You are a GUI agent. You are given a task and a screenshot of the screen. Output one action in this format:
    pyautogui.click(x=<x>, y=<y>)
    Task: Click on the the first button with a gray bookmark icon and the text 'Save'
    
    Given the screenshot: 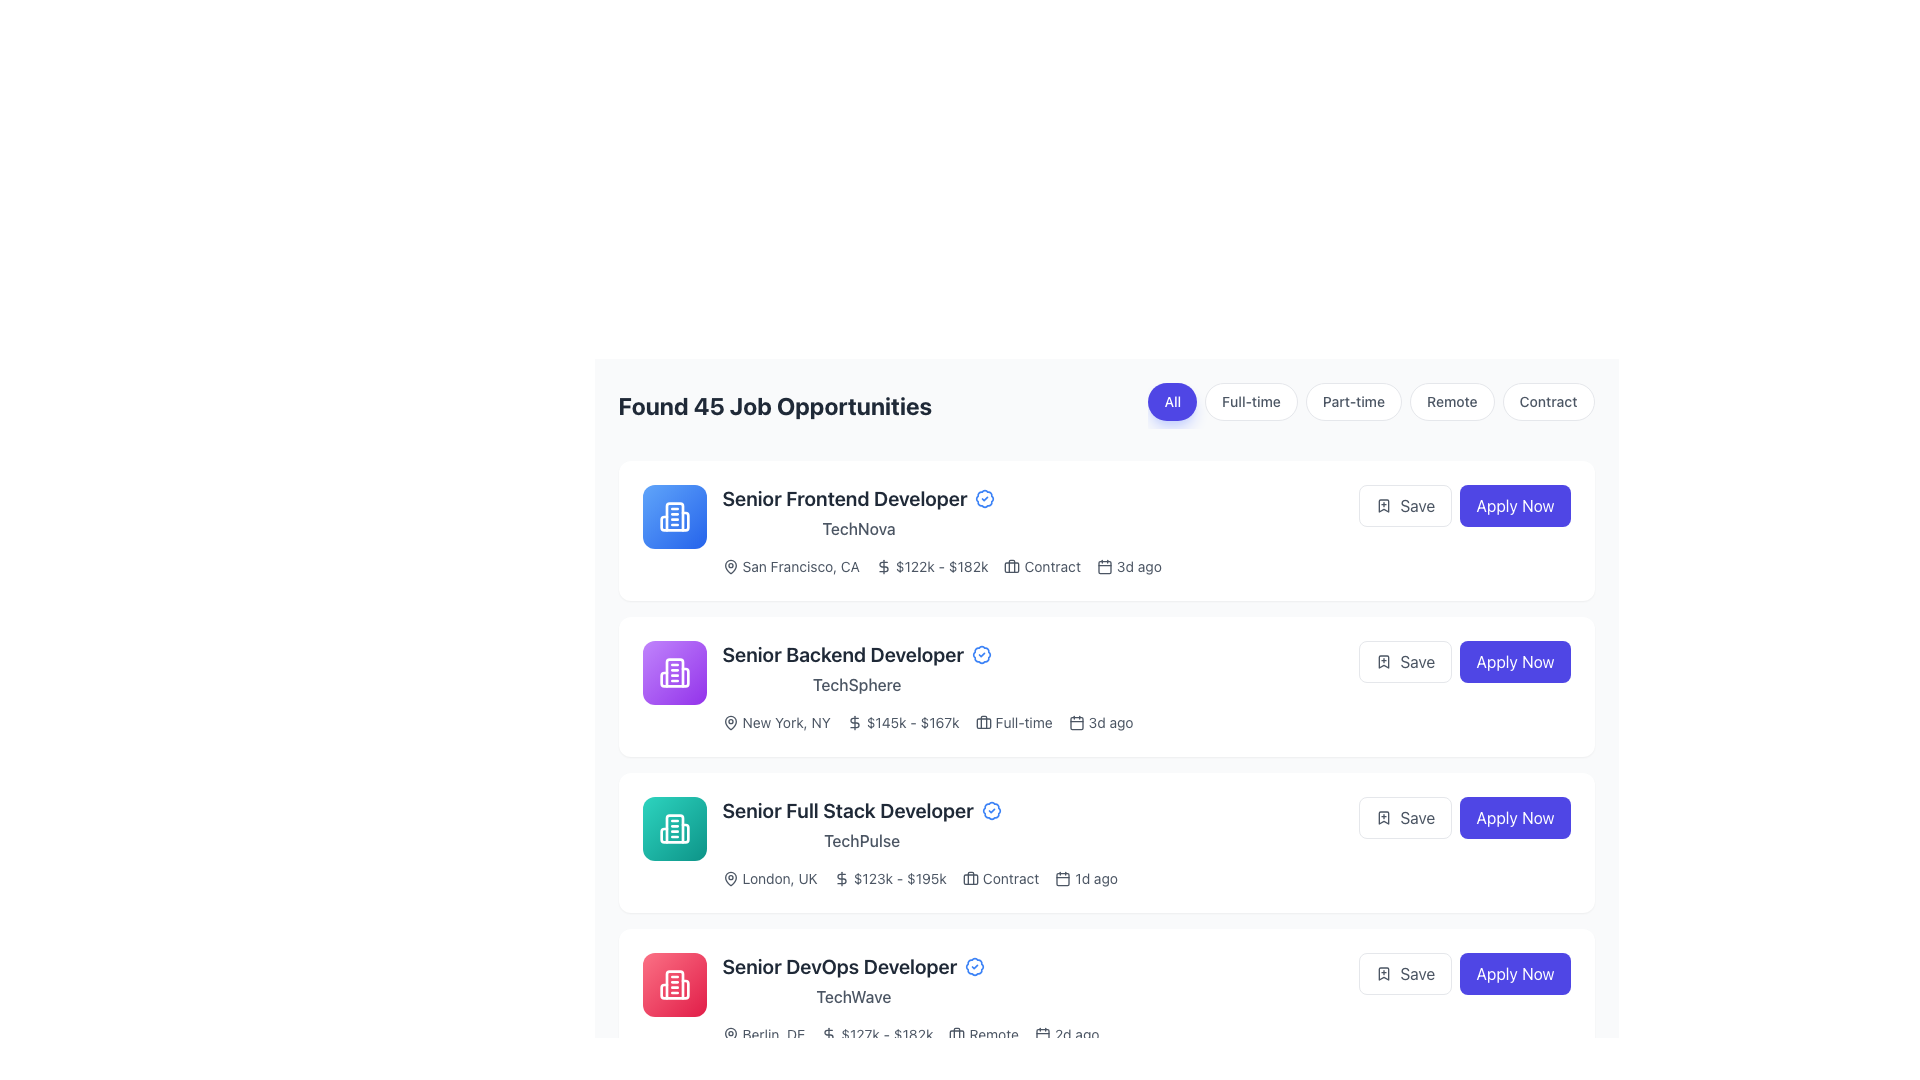 What is the action you would take?
    pyautogui.click(x=1404, y=504)
    